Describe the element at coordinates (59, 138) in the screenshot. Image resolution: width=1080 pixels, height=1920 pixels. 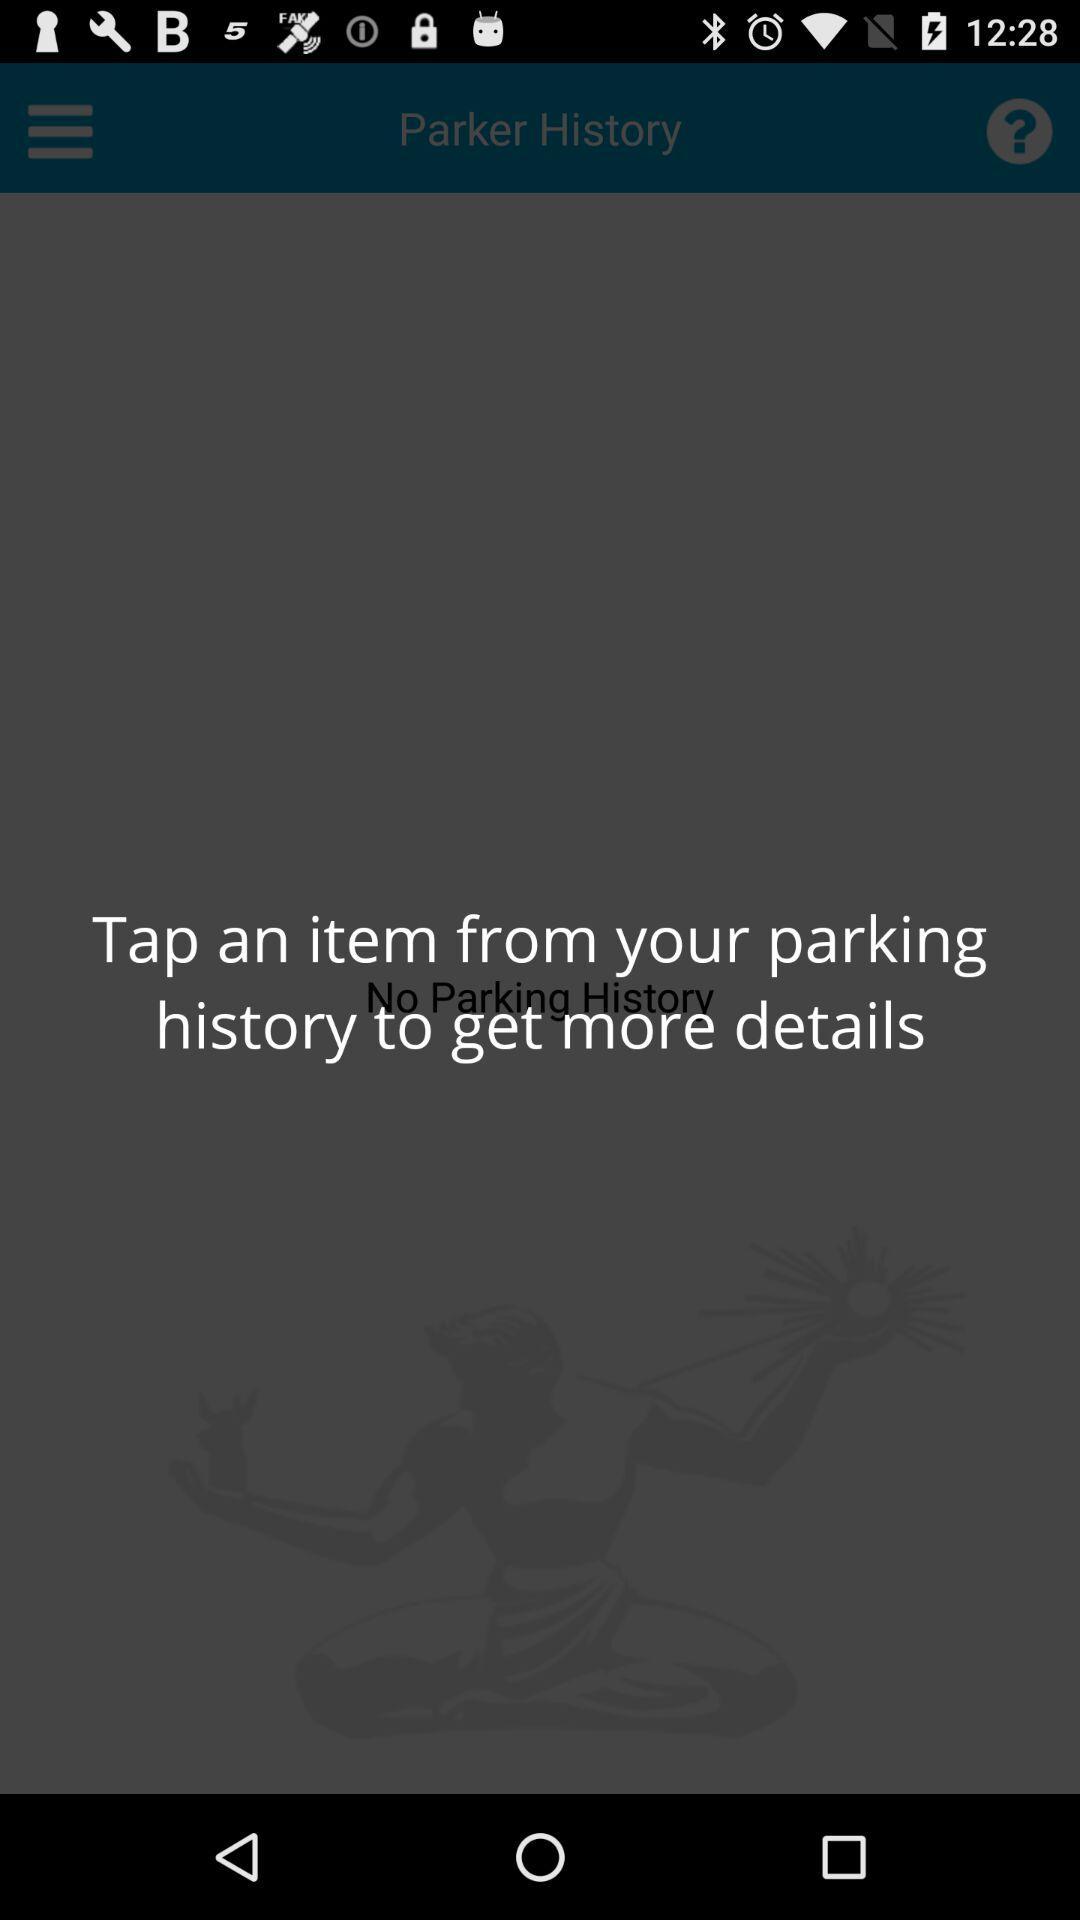
I see `the menu icon` at that location.